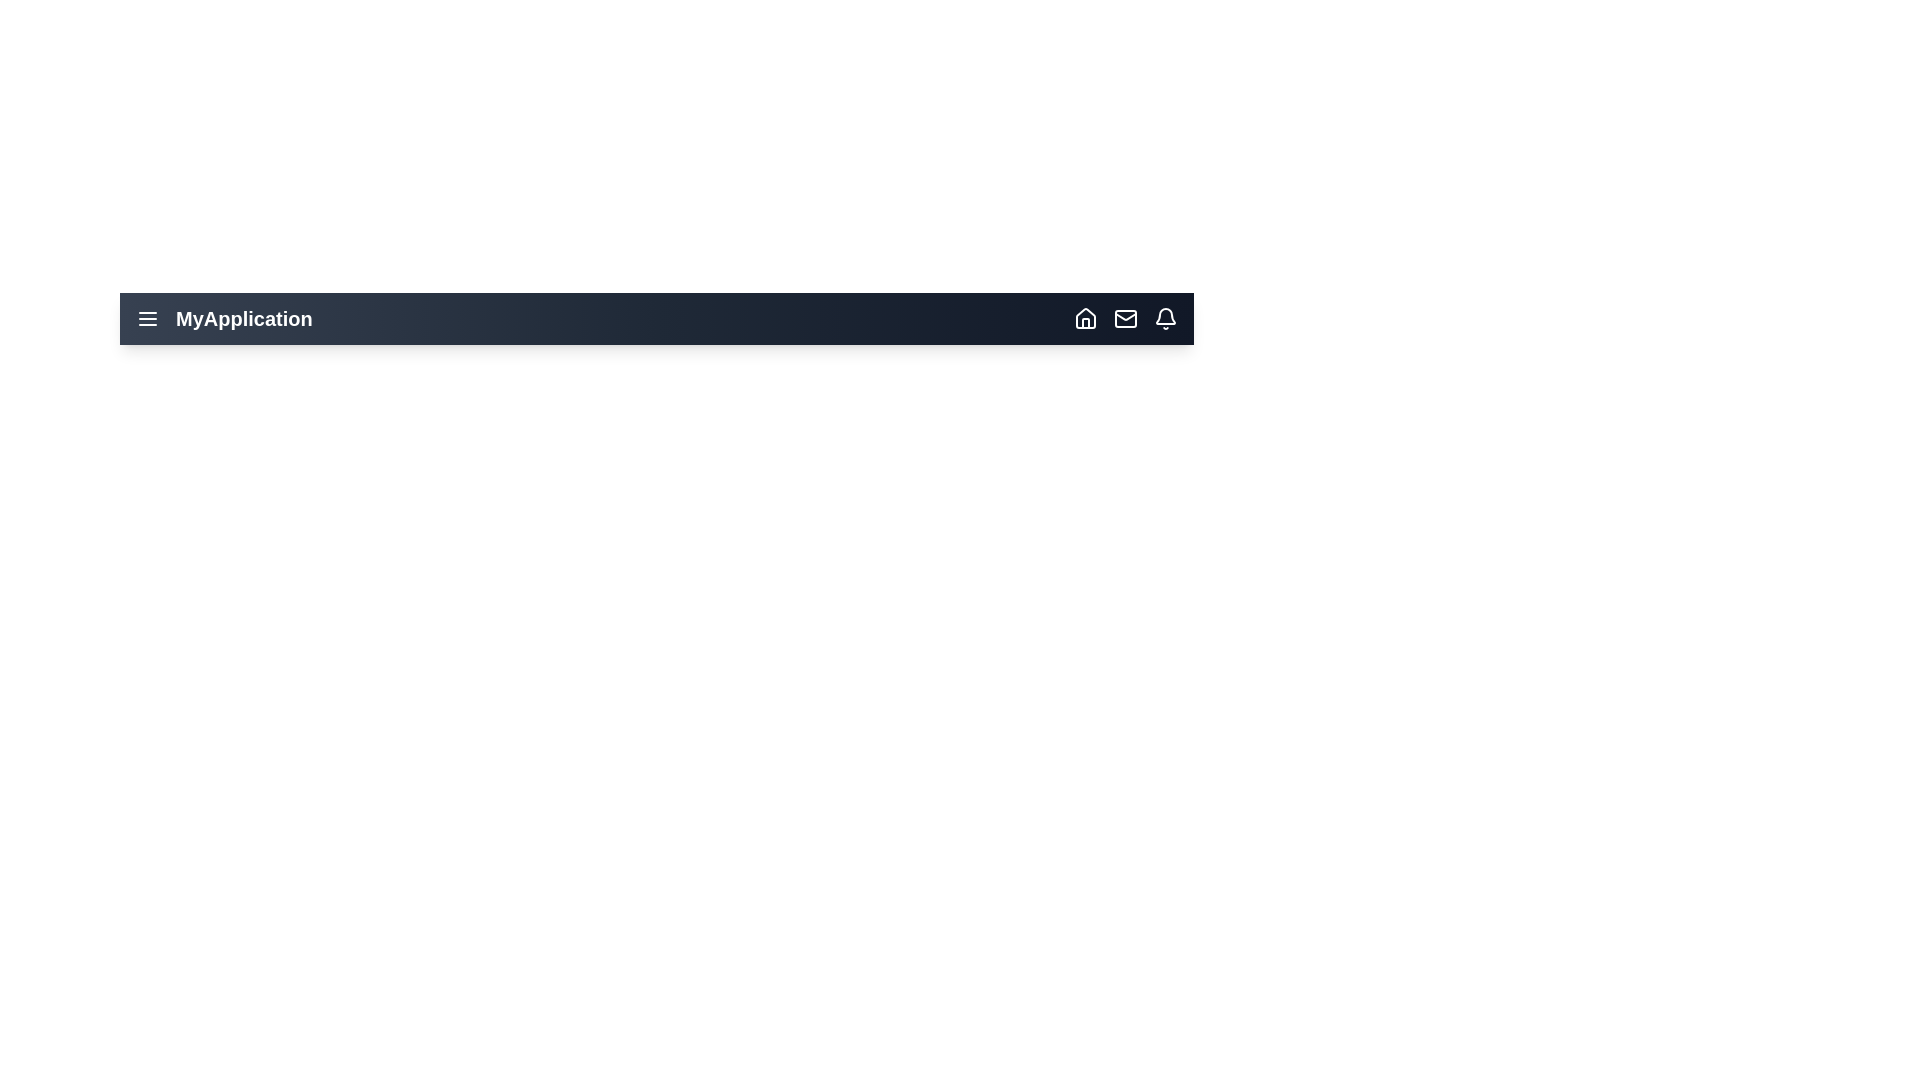 This screenshot has width=1920, height=1080. I want to click on the mail icon to open the mail section, so click(1126, 318).